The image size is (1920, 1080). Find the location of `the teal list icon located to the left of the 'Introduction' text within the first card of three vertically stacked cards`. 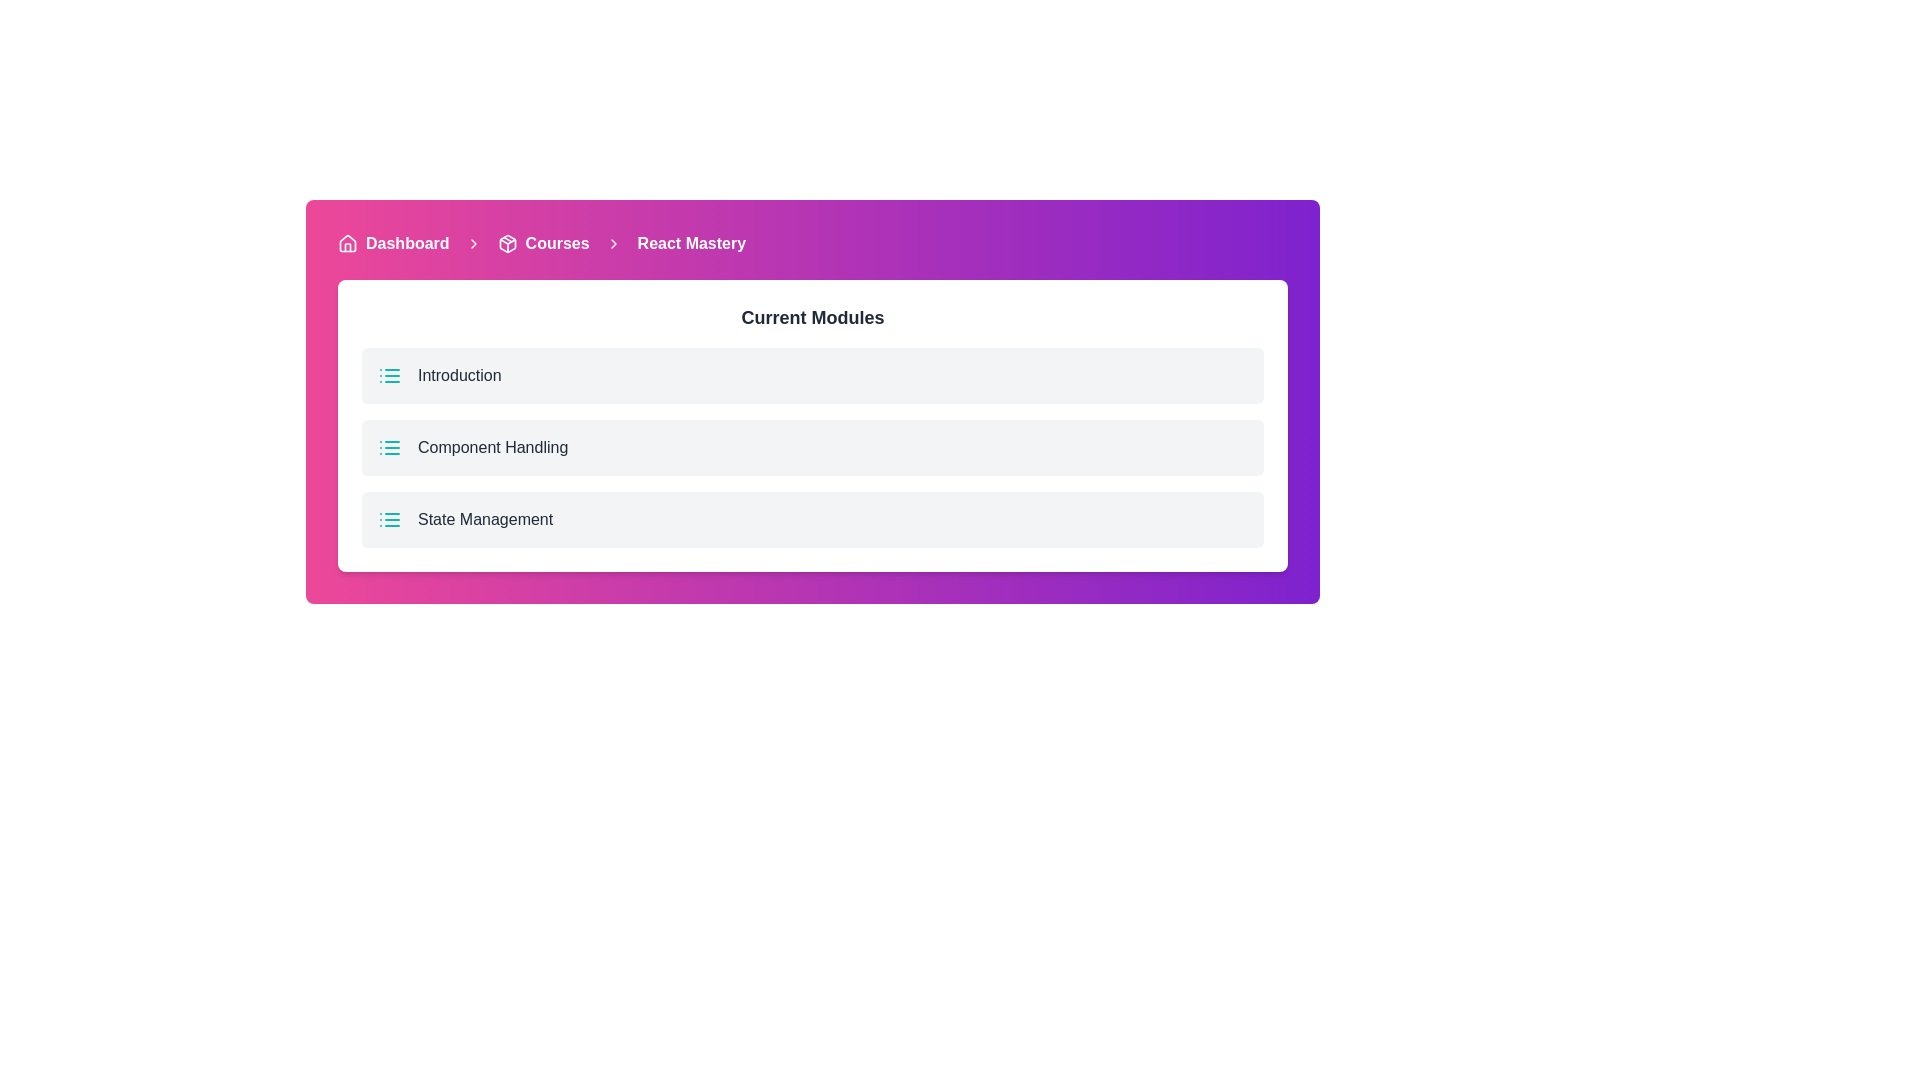

the teal list icon located to the left of the 'Introduction' text within the first card of three vertically stacked cards is located at coordinates (389, 375).